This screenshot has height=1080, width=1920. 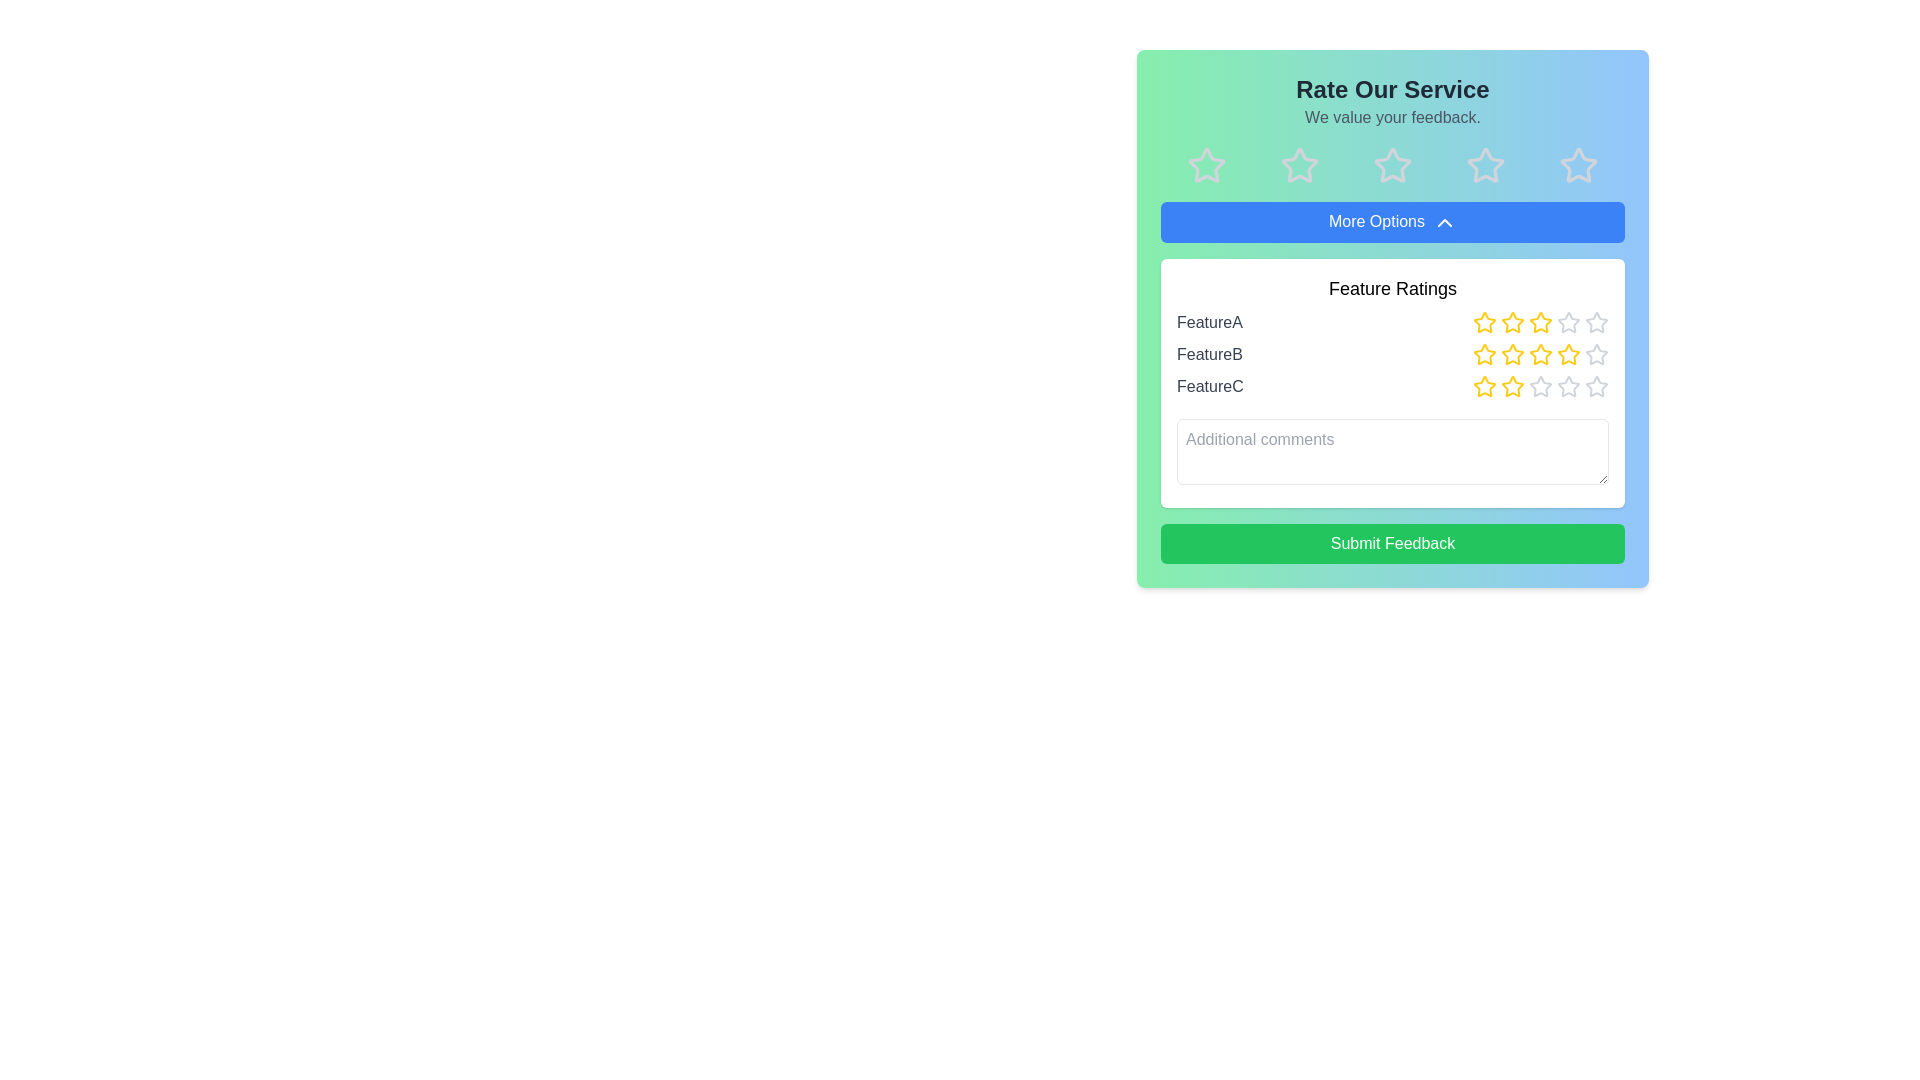 What do you see at coordinates (1484, 385) in the screenshot?
I see `the second star-shaped rating icon with a yellow border in the feature rating row for FeatureC` at bounding box center [1484, 385].